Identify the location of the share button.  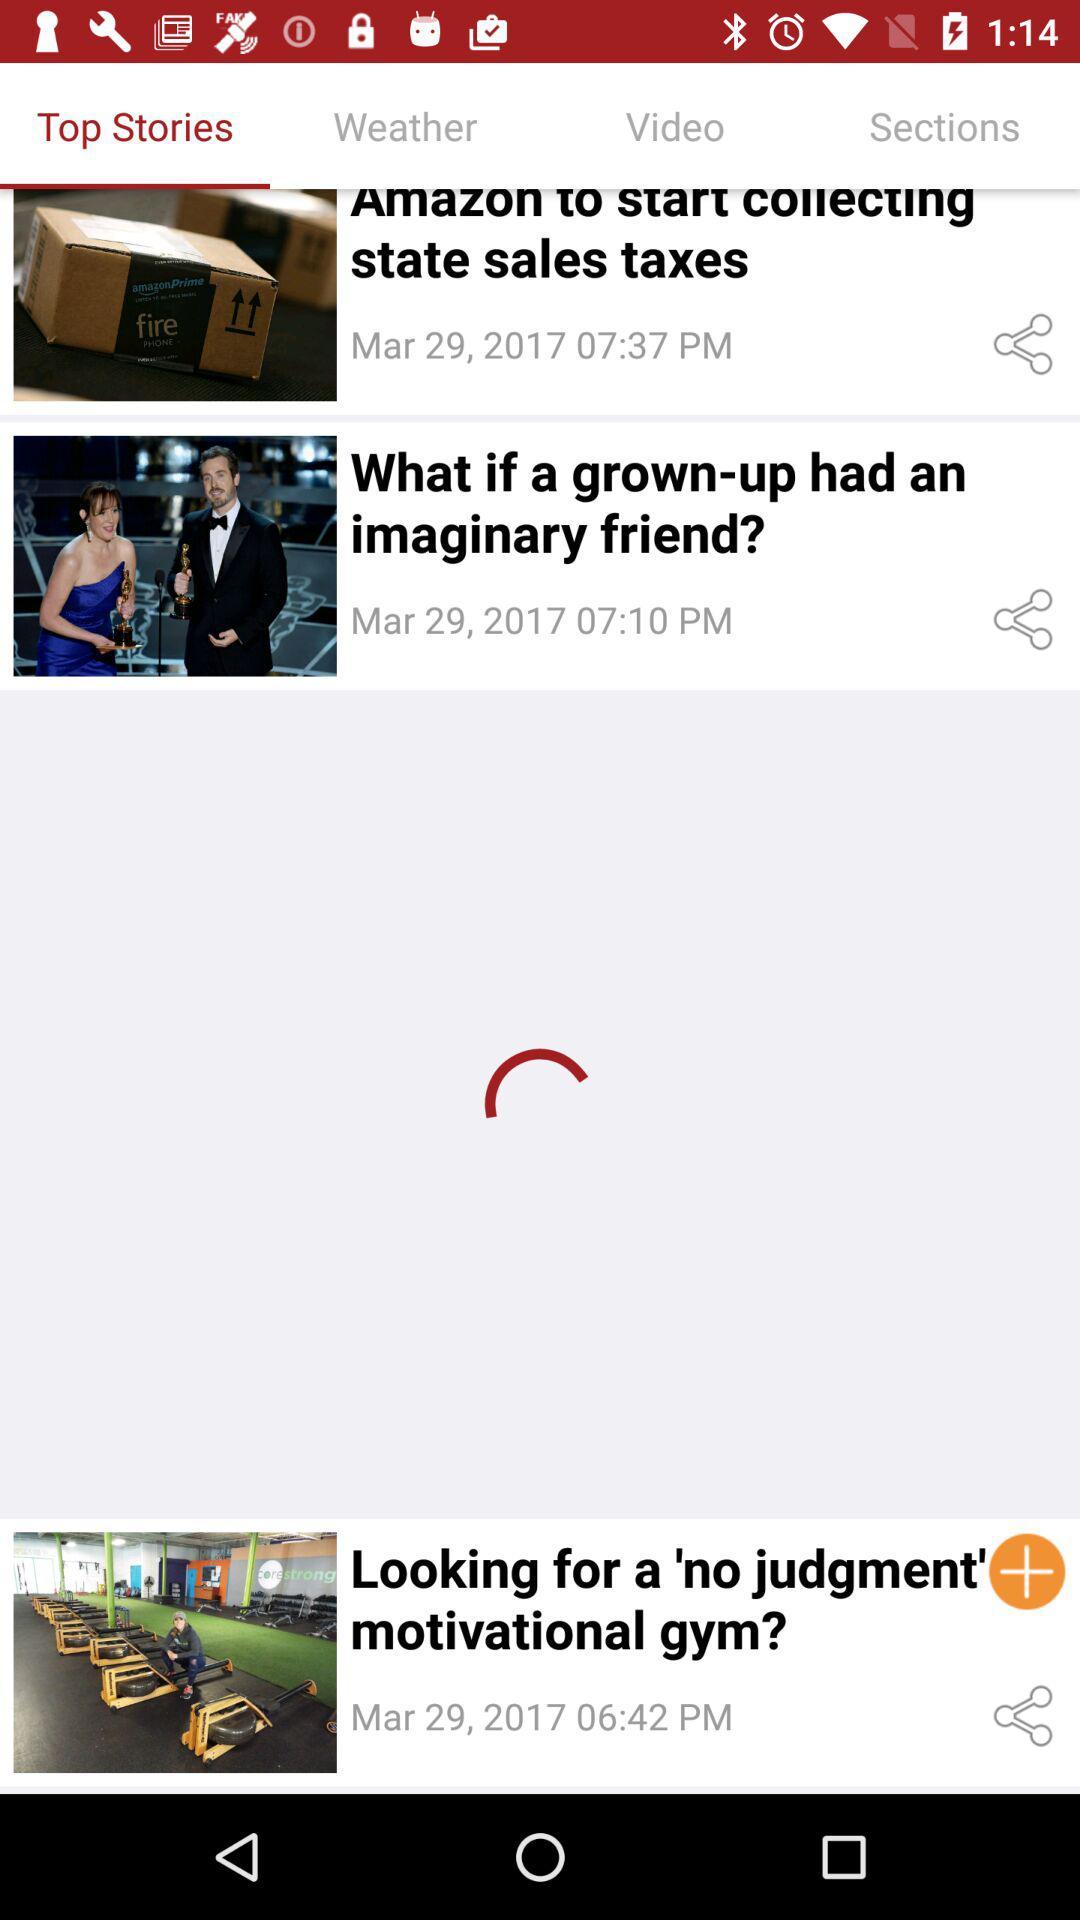
(1027, 1715).